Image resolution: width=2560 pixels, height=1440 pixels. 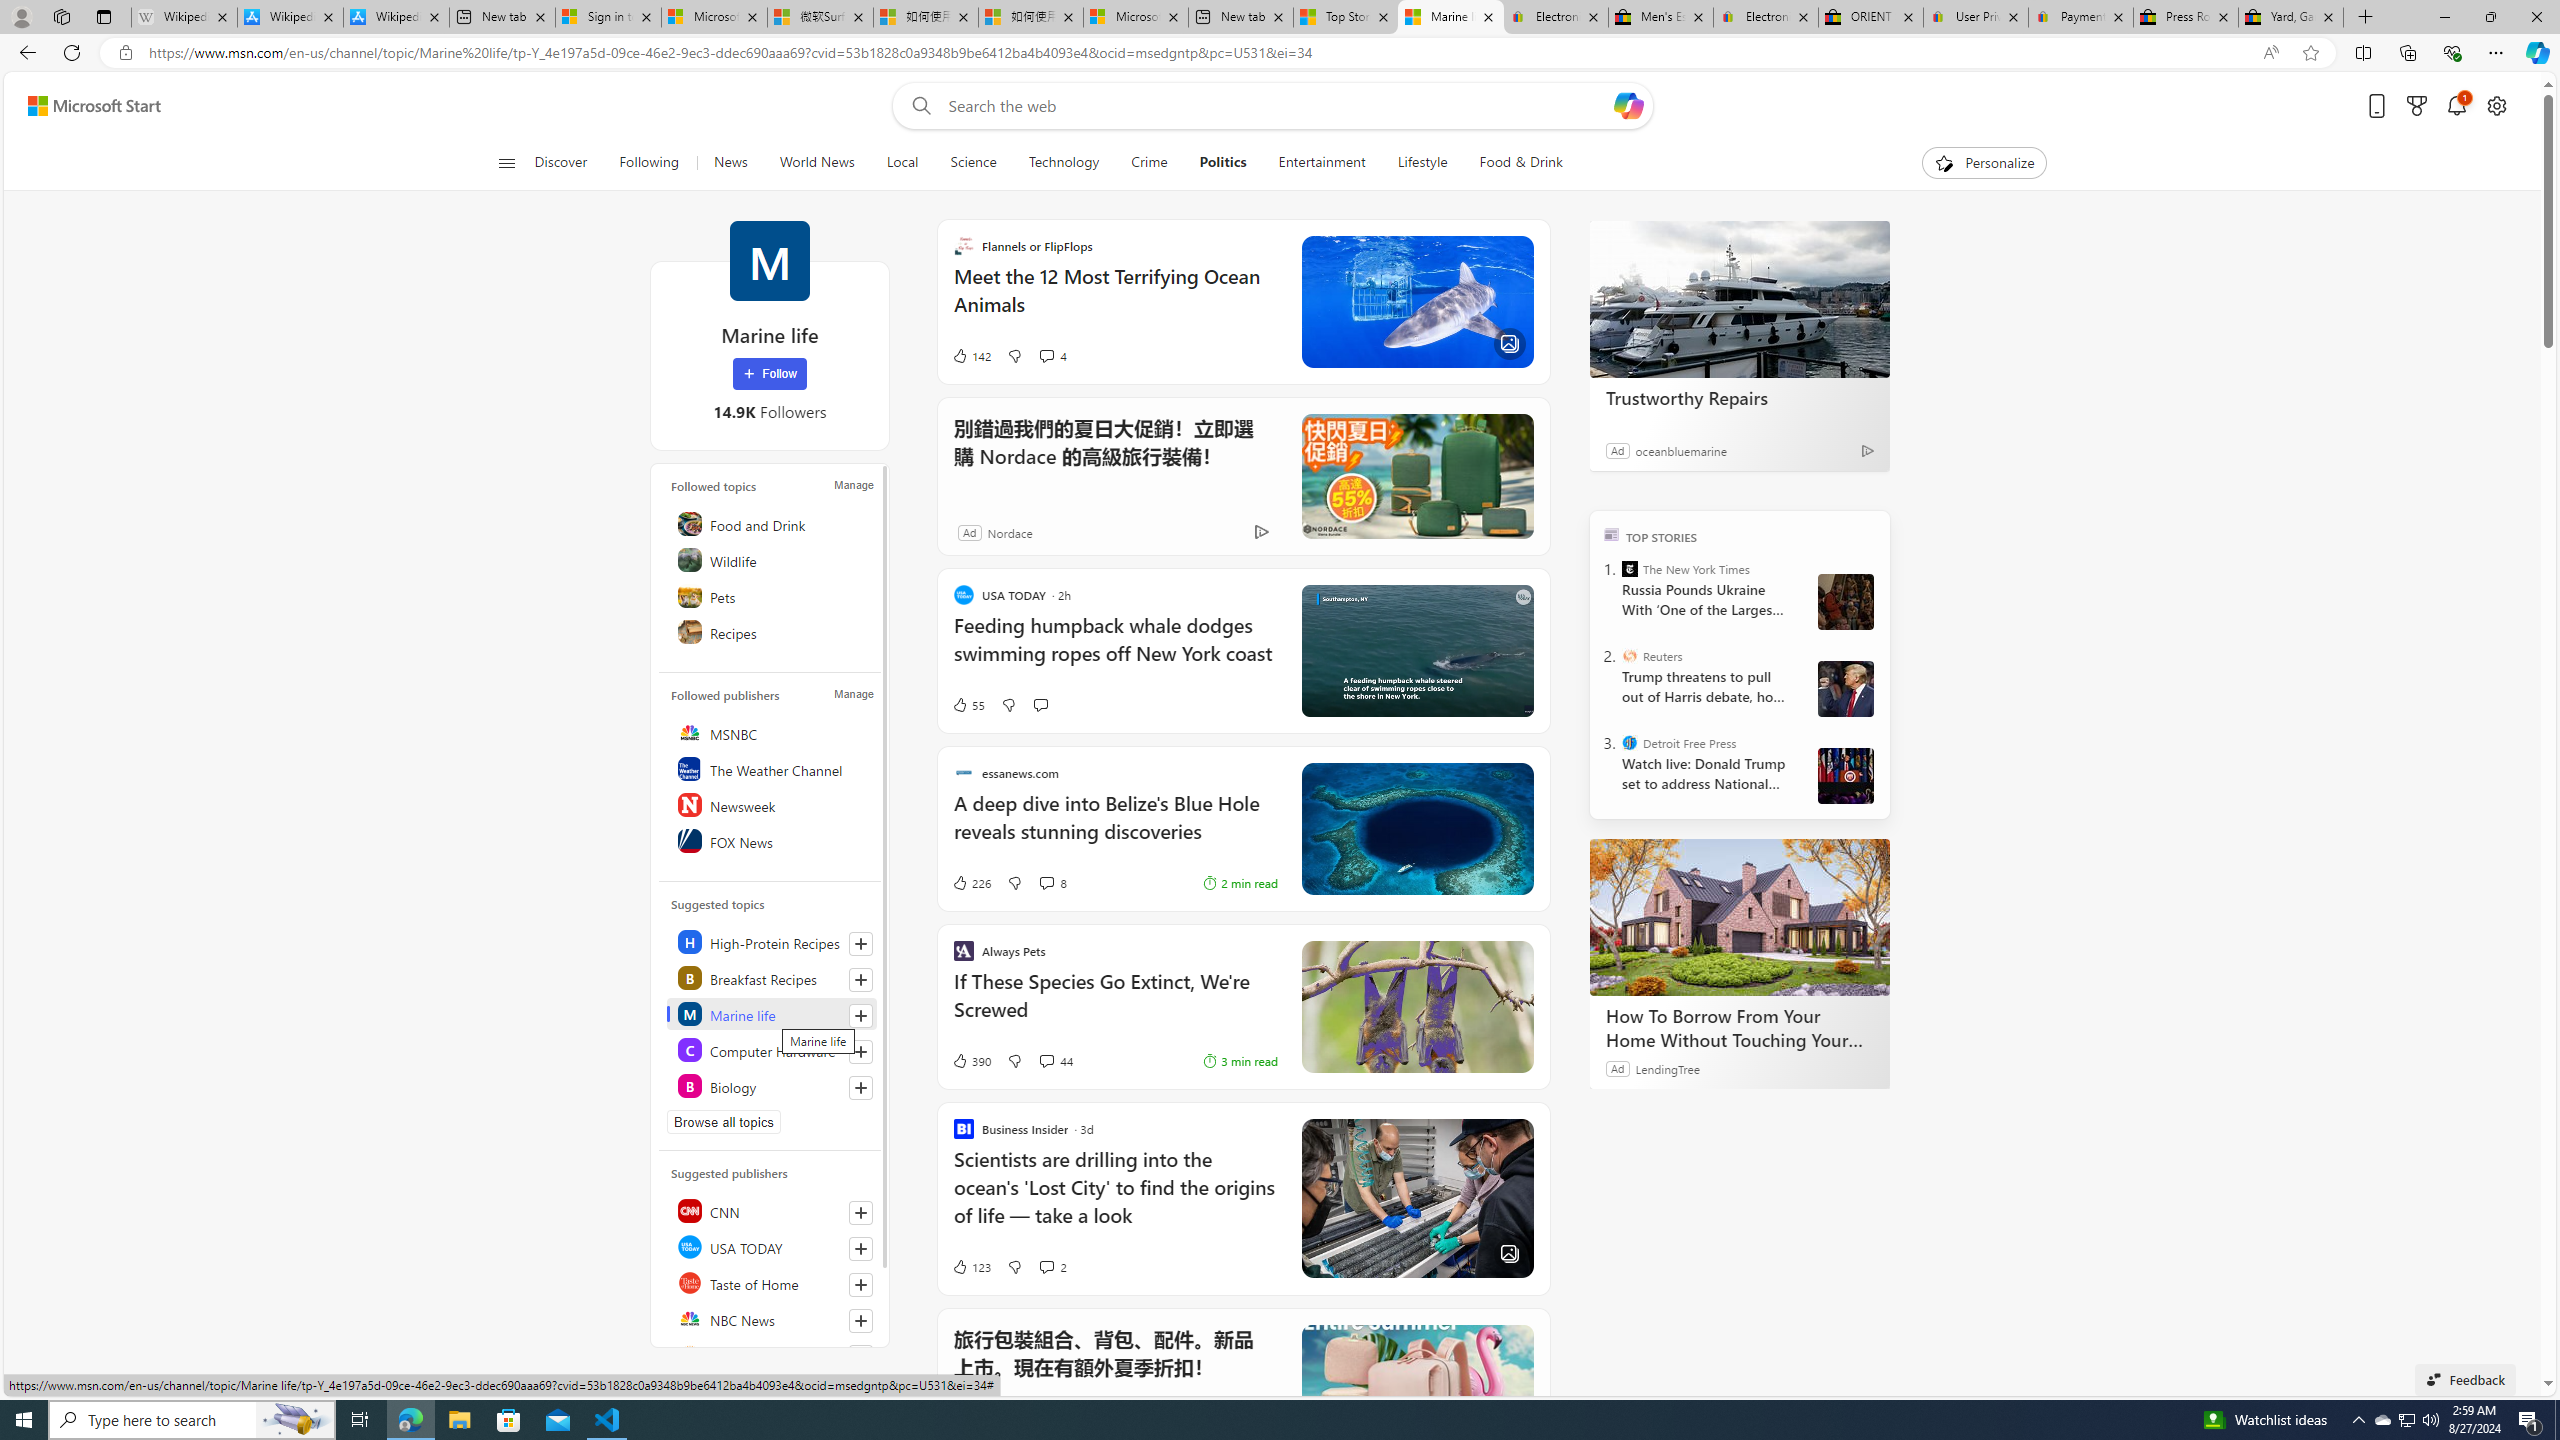 I want to click on 'View comments 2 Comment', so click(x=1051, y=1267).